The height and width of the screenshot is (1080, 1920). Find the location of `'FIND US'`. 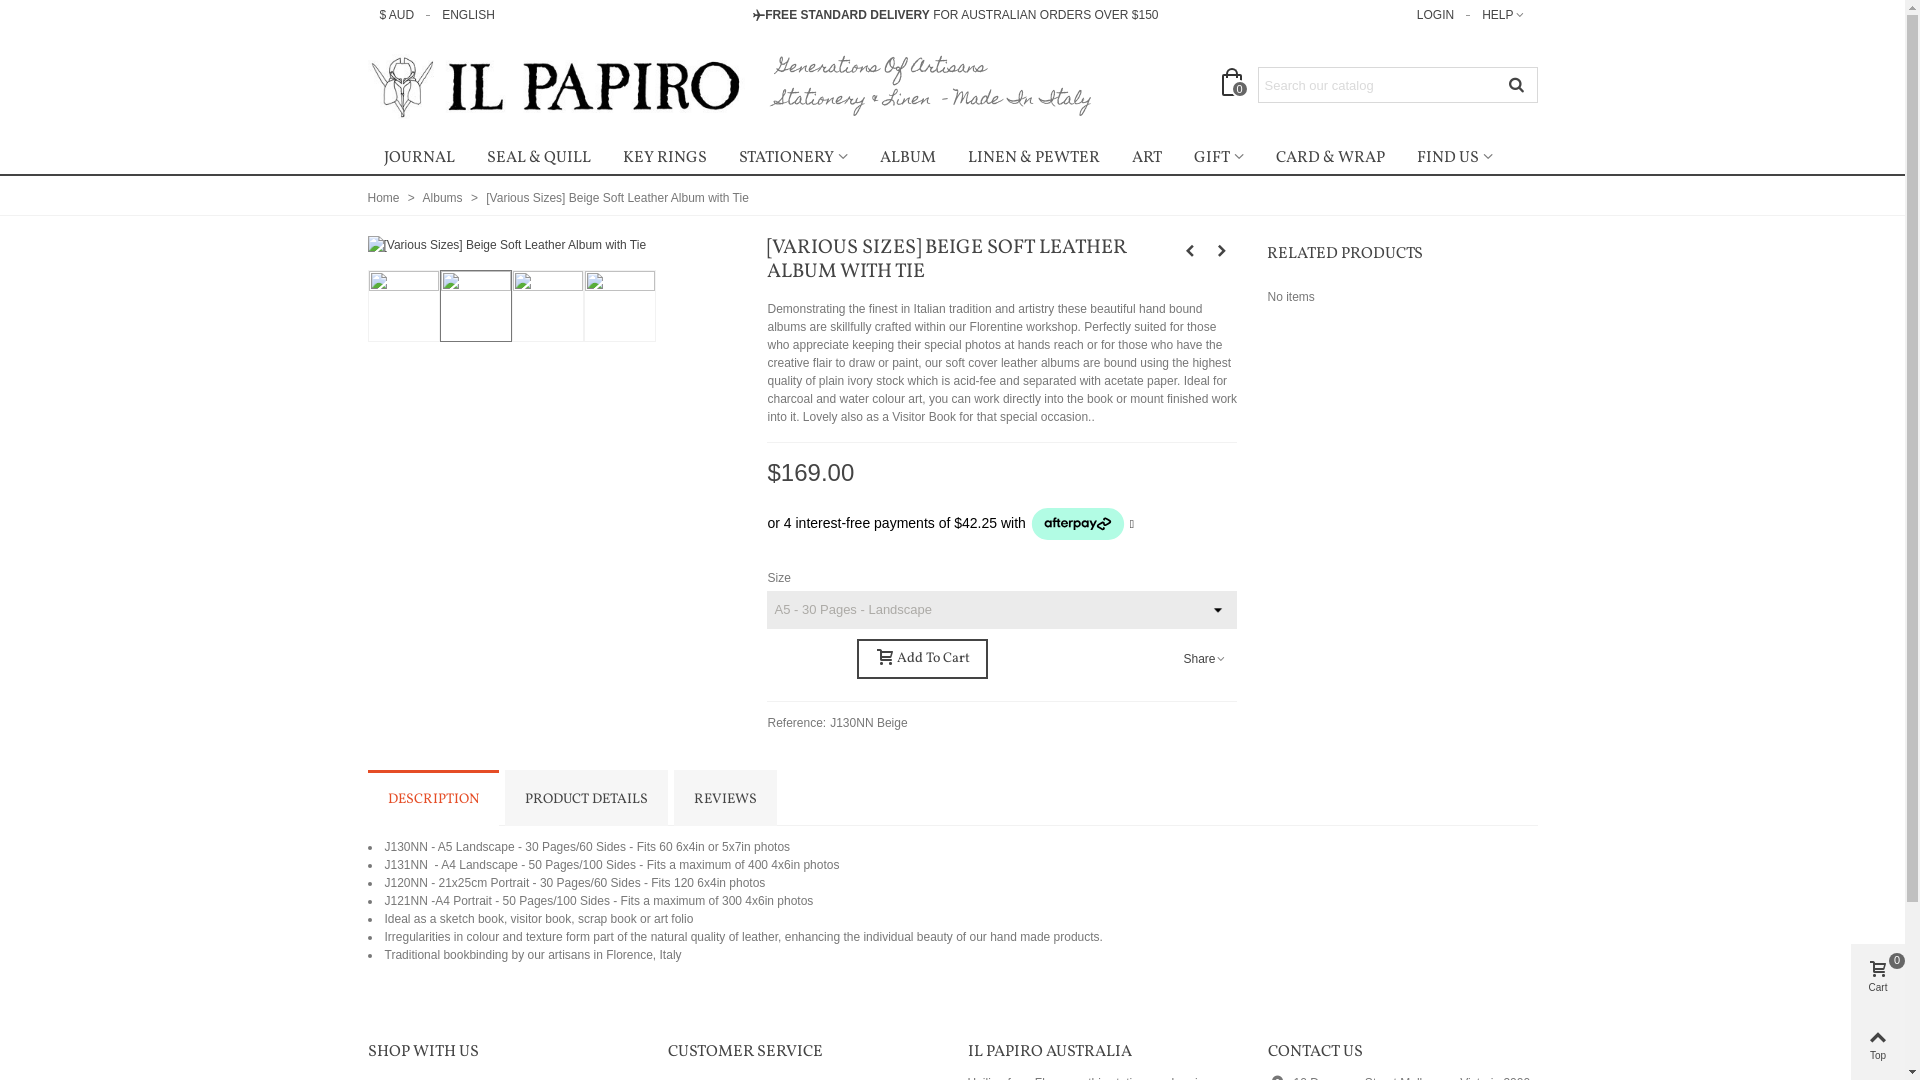

'FIND US' is located at coordinates (1454, 157).